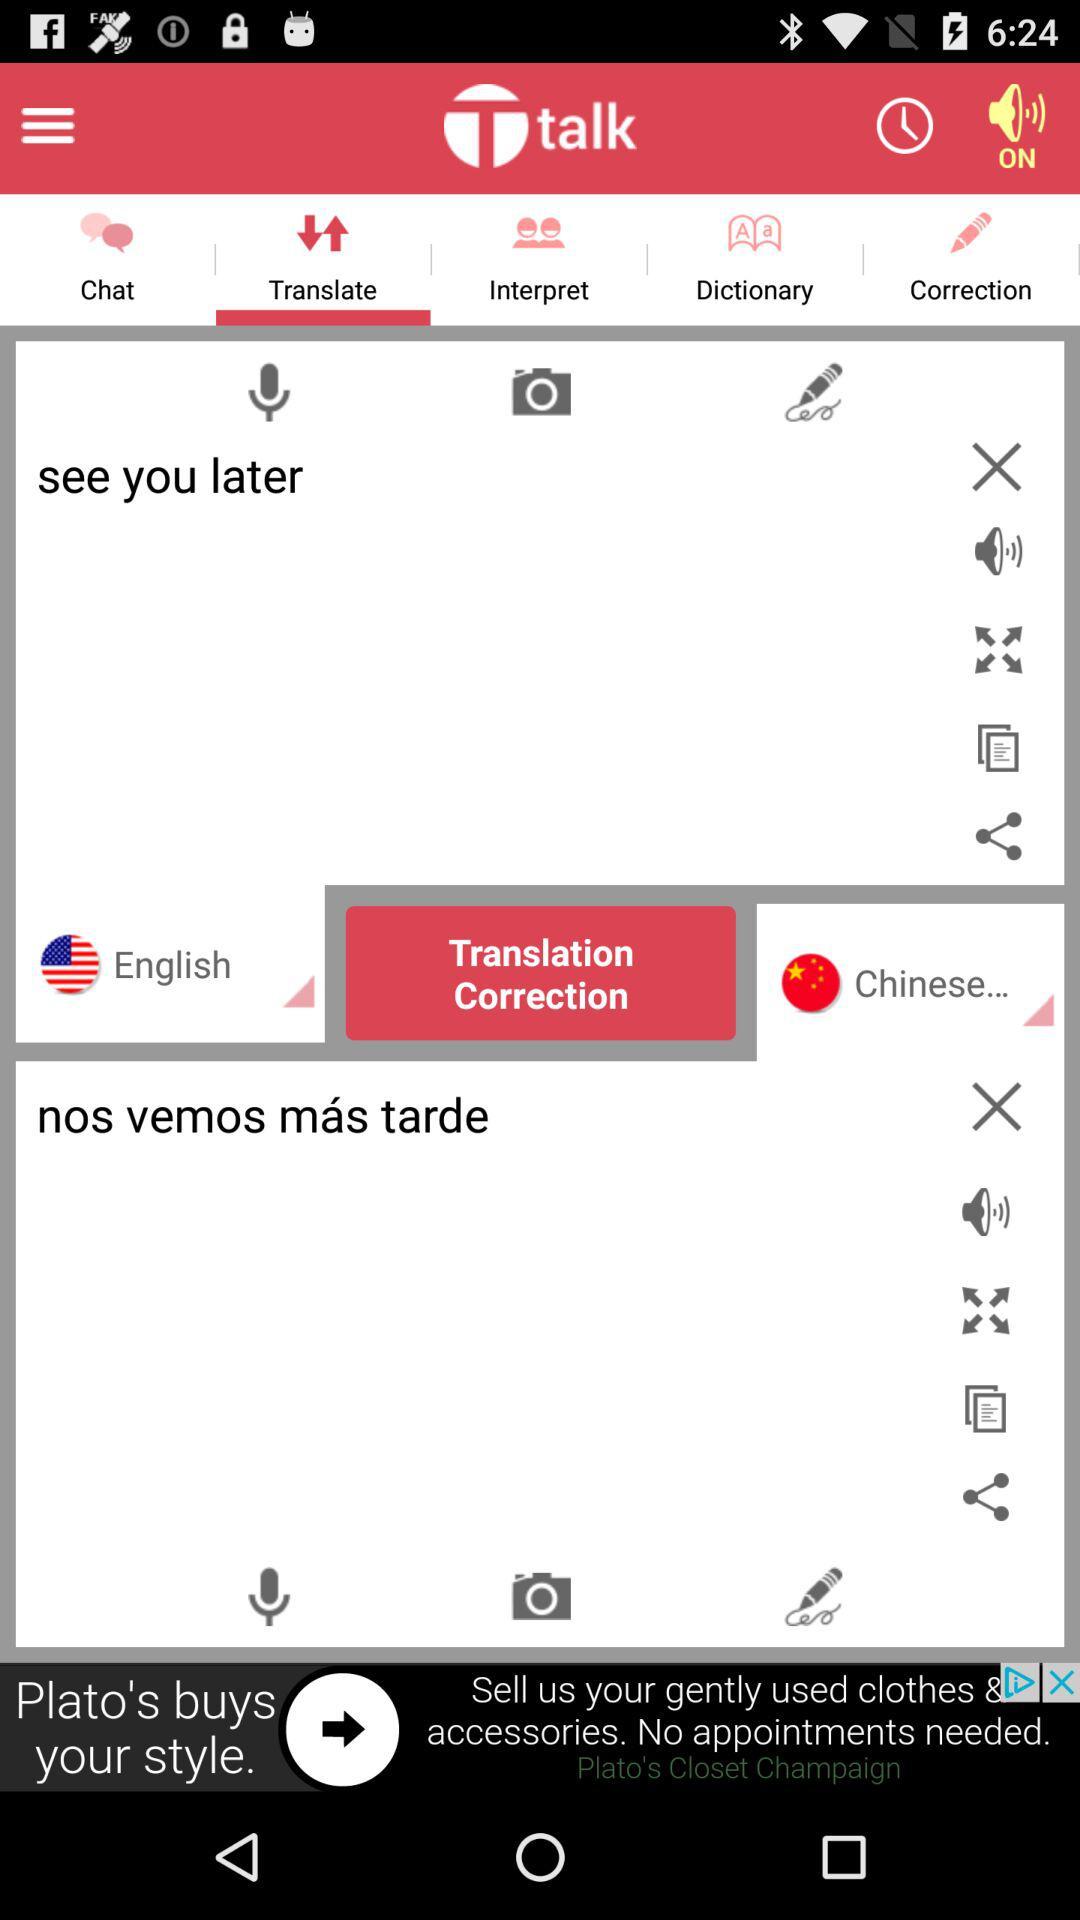 The width and height of the screenshot is (1080, 1920). Describe the element at coordinates (996, 1184) in the screenshot. I see `the close icon` at that location.